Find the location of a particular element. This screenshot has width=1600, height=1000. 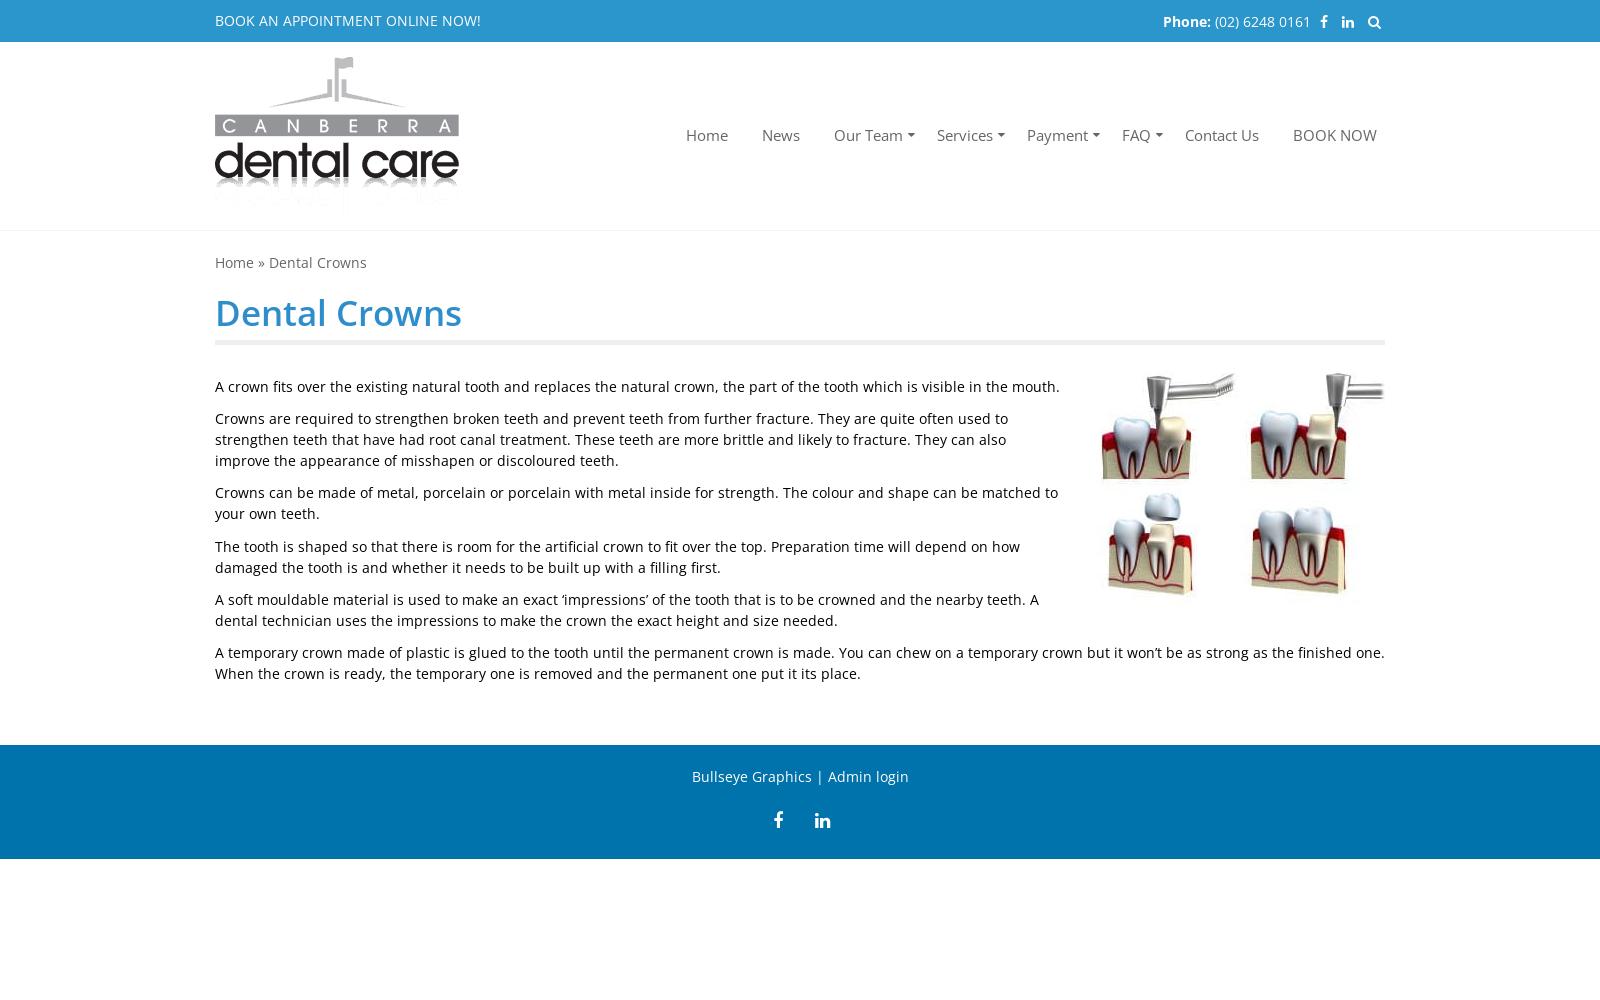

'Payment methods' is located at coordinates (1022, 197).